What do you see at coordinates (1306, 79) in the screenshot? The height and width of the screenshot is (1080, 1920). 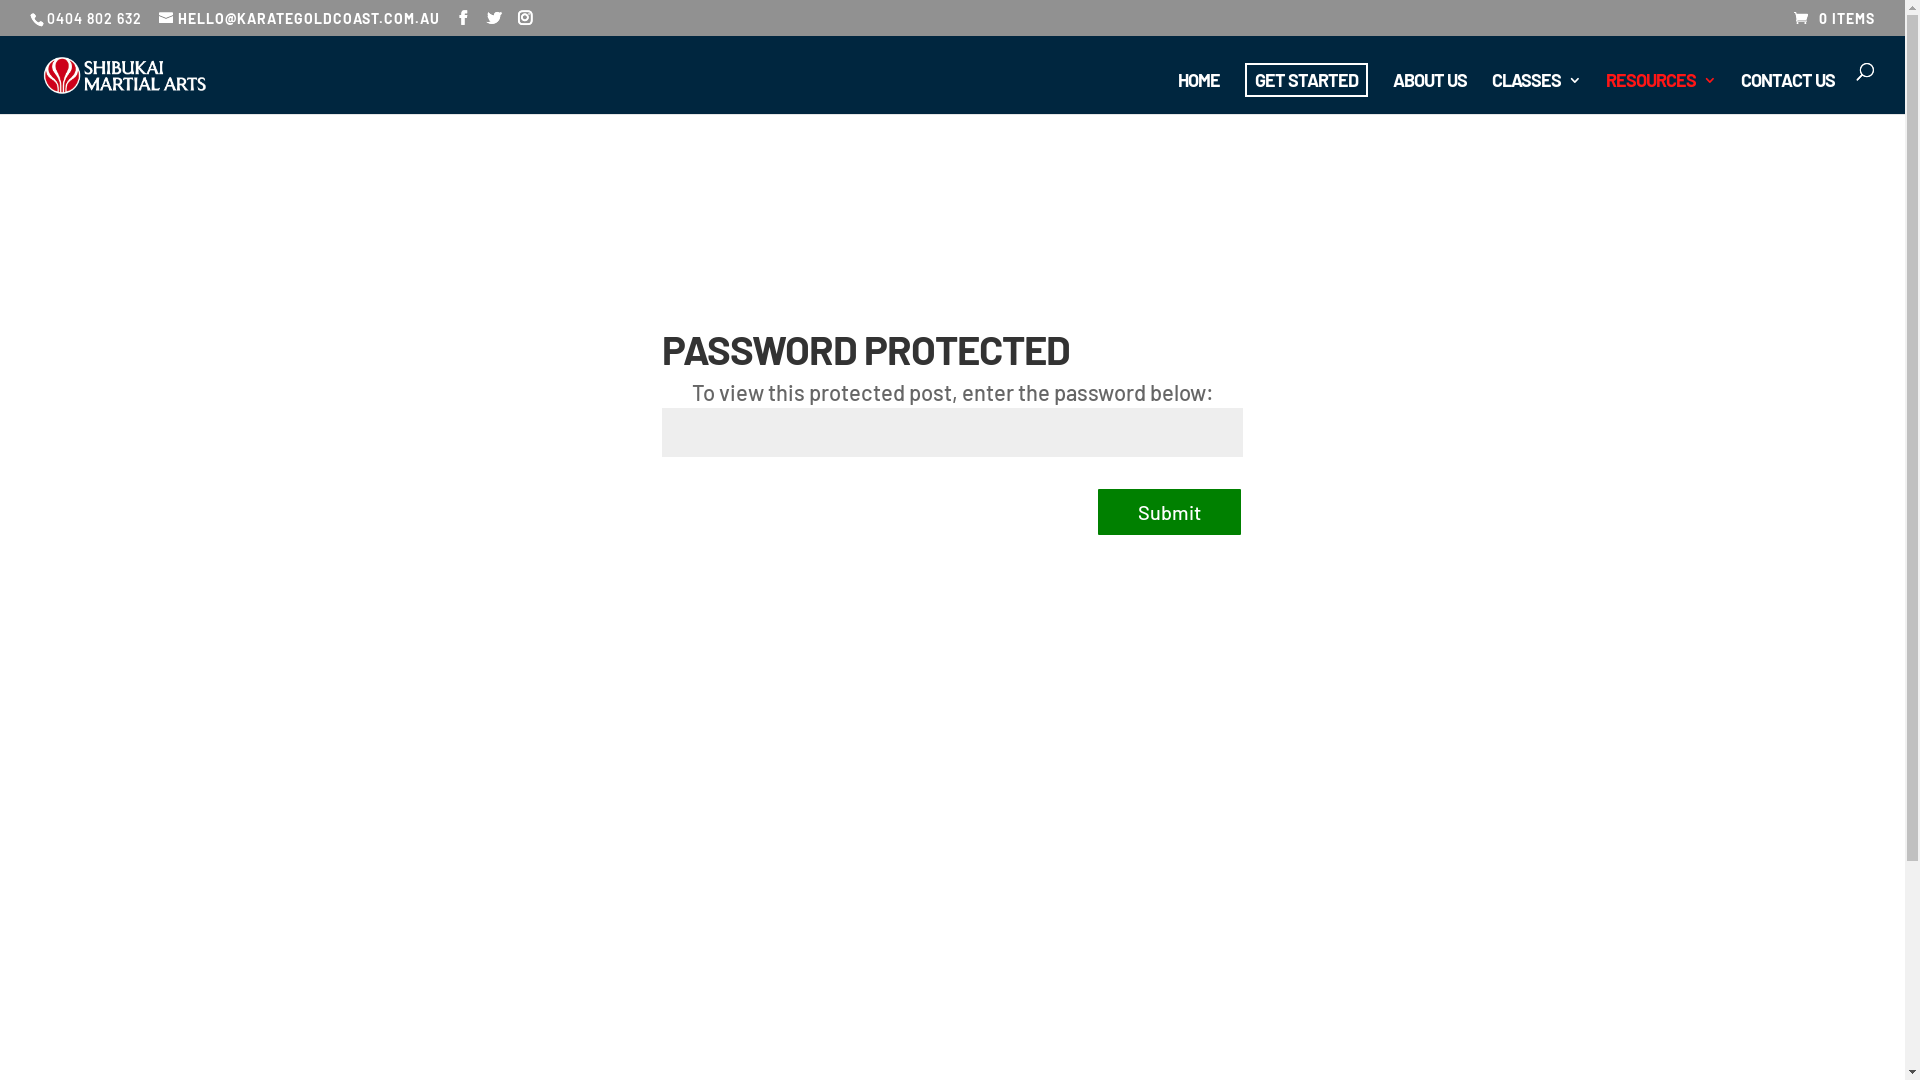 I see `'GET STARTED'` at bounding box center [1306, 79].